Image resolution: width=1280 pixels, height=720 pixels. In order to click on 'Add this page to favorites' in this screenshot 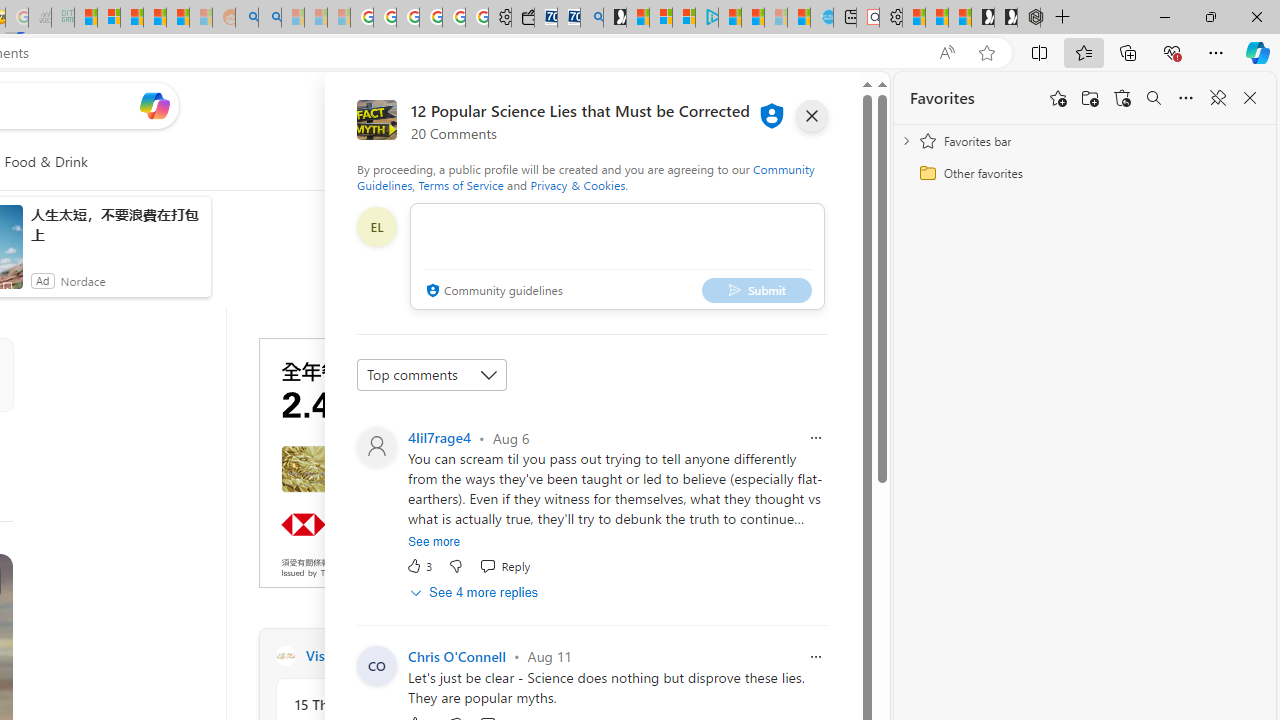, I will do `click(1057, 98)`.